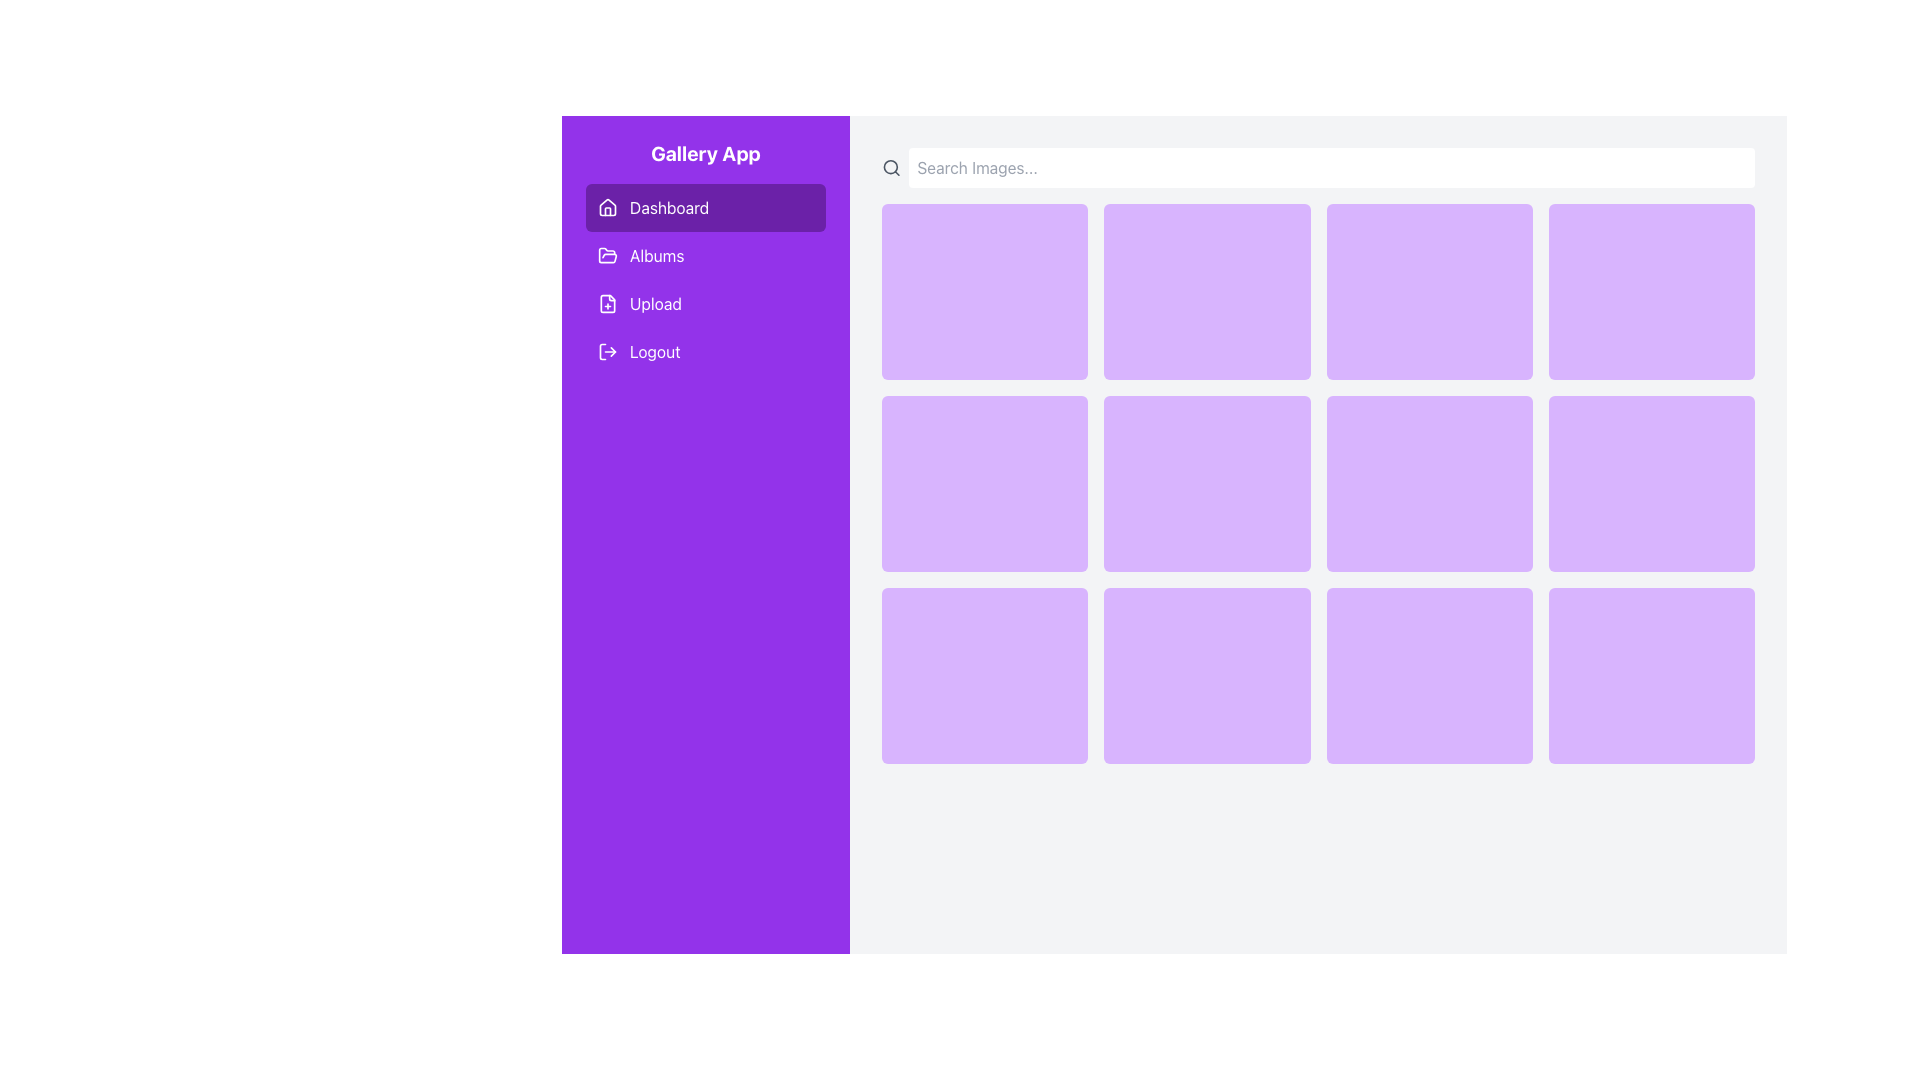  What do you see at coordinates (669, 208) in the screenshot?
I see `the 'Dashboard' text label located in the left-side navigation bar, which serves as a navigational identifier for accessing the main dashboard functionality of the application` at bounding box center [669, 208].